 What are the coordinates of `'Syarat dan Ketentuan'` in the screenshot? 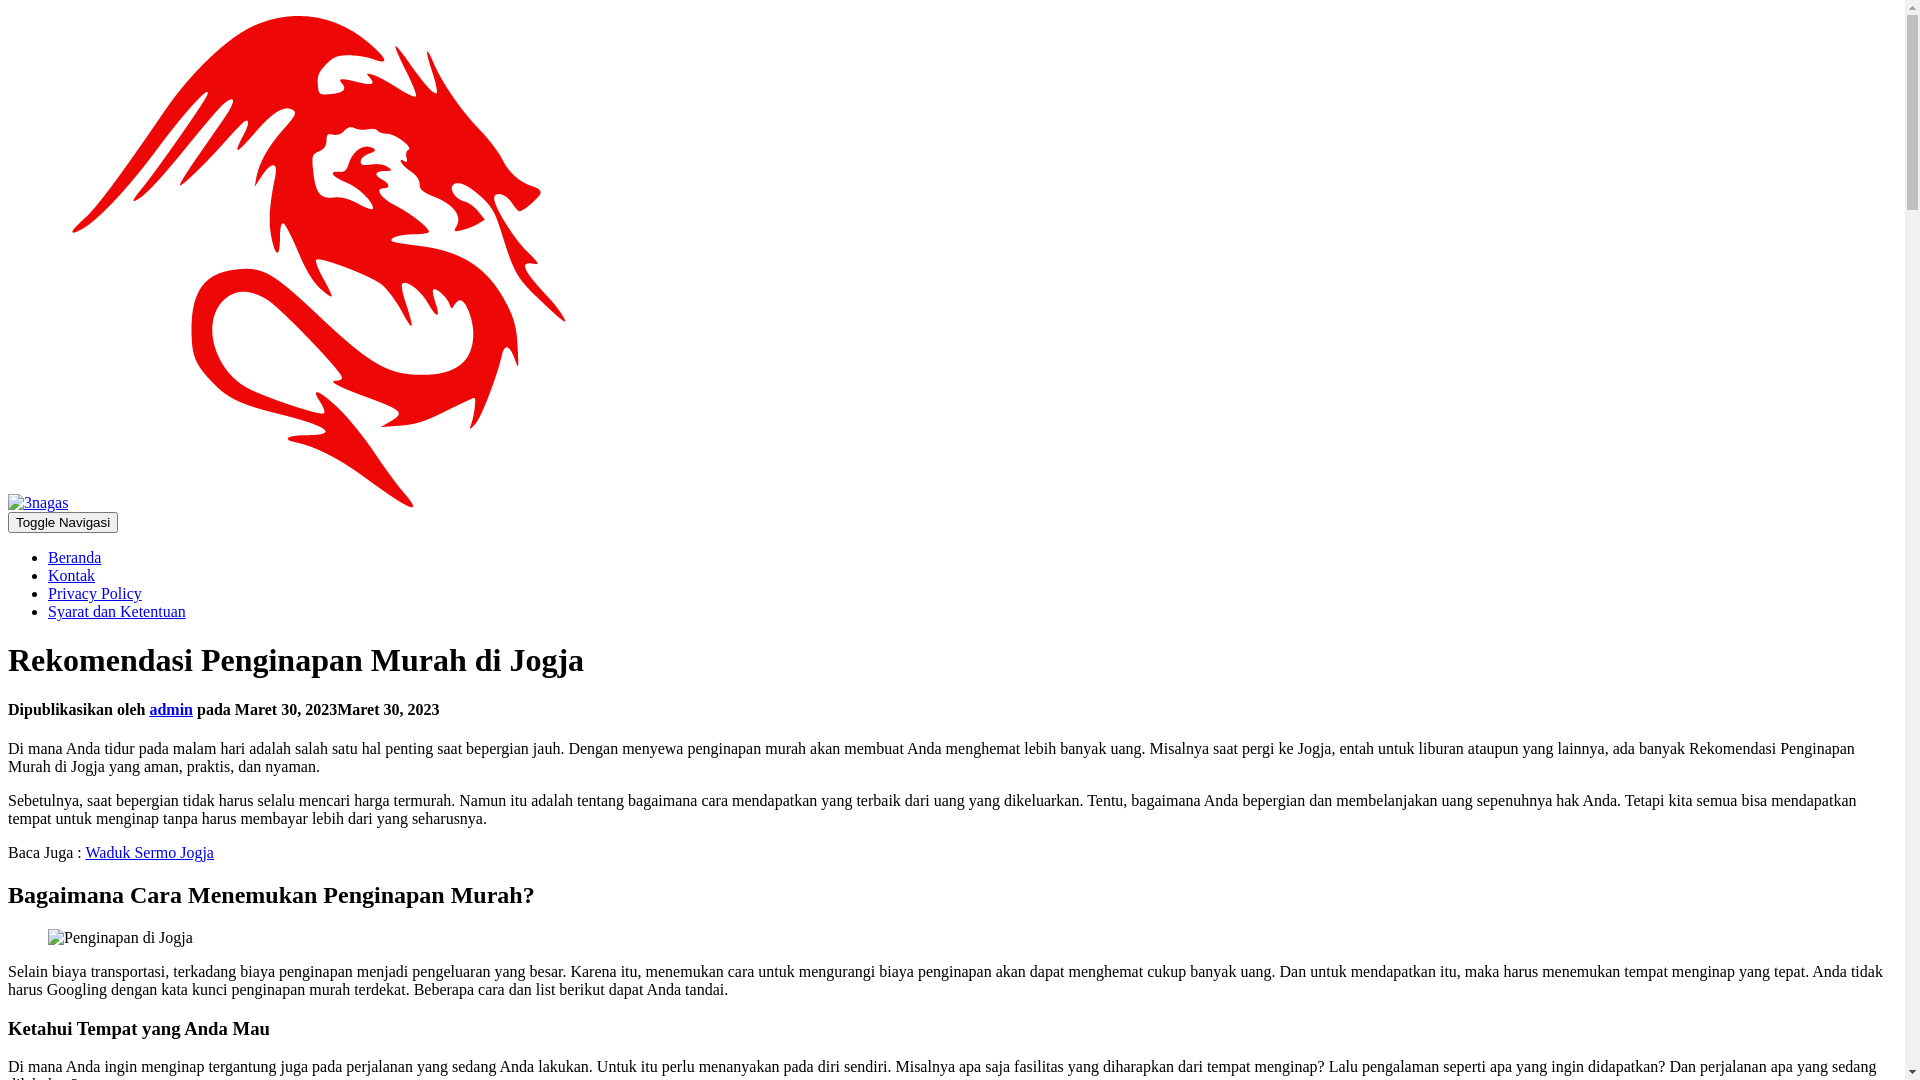 It's located at (115, 610).